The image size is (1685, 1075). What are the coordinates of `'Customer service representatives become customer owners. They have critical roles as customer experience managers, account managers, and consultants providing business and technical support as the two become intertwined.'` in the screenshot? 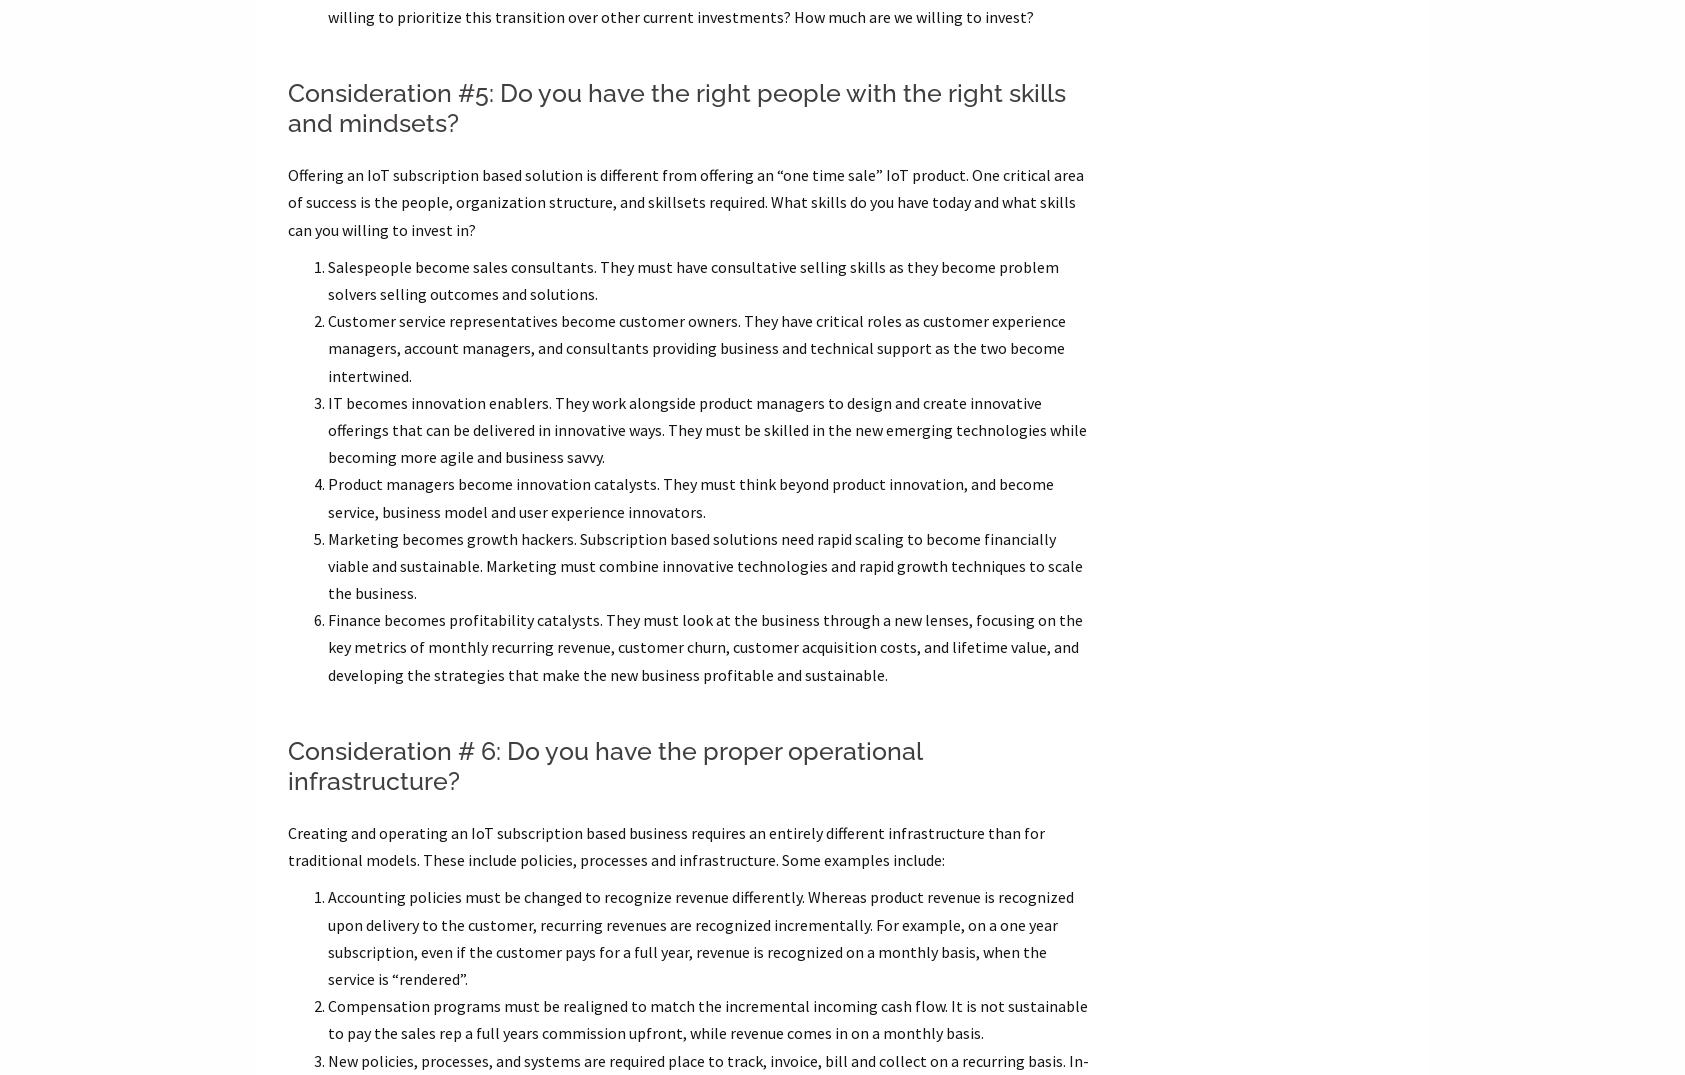 It's located at (695, 347).